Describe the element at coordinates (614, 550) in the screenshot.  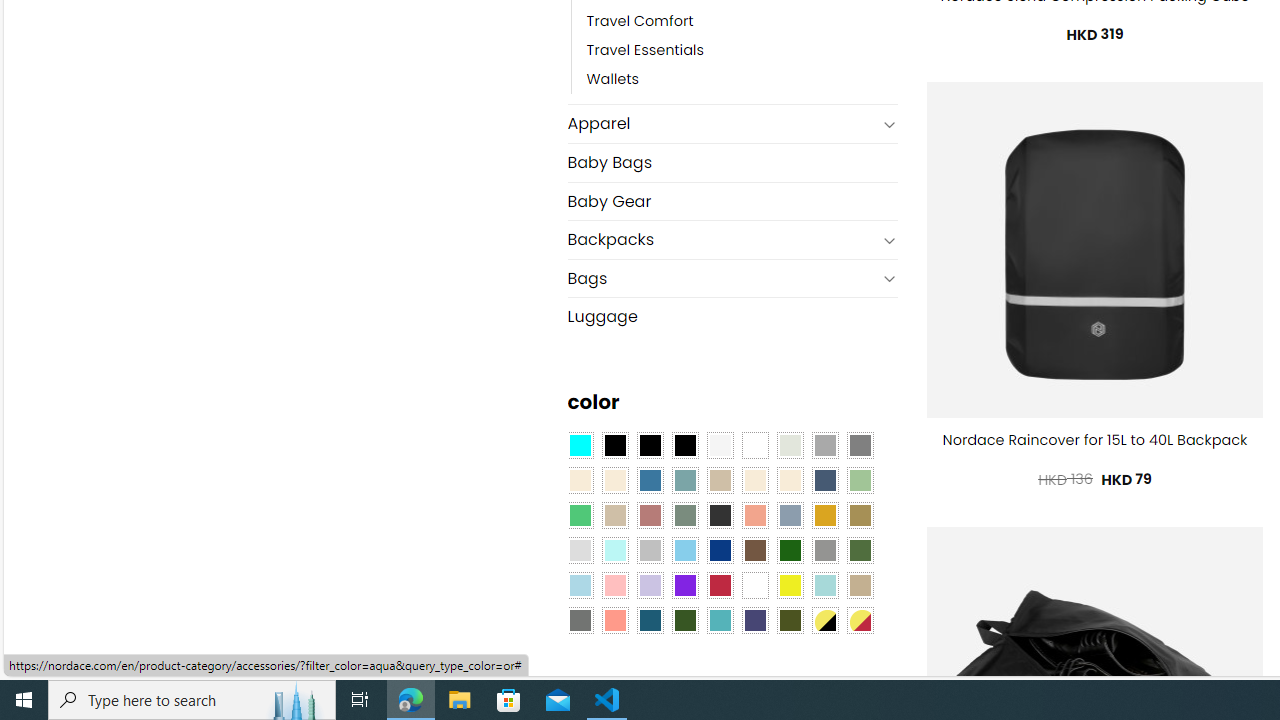
I see `'Mint'` at that location.